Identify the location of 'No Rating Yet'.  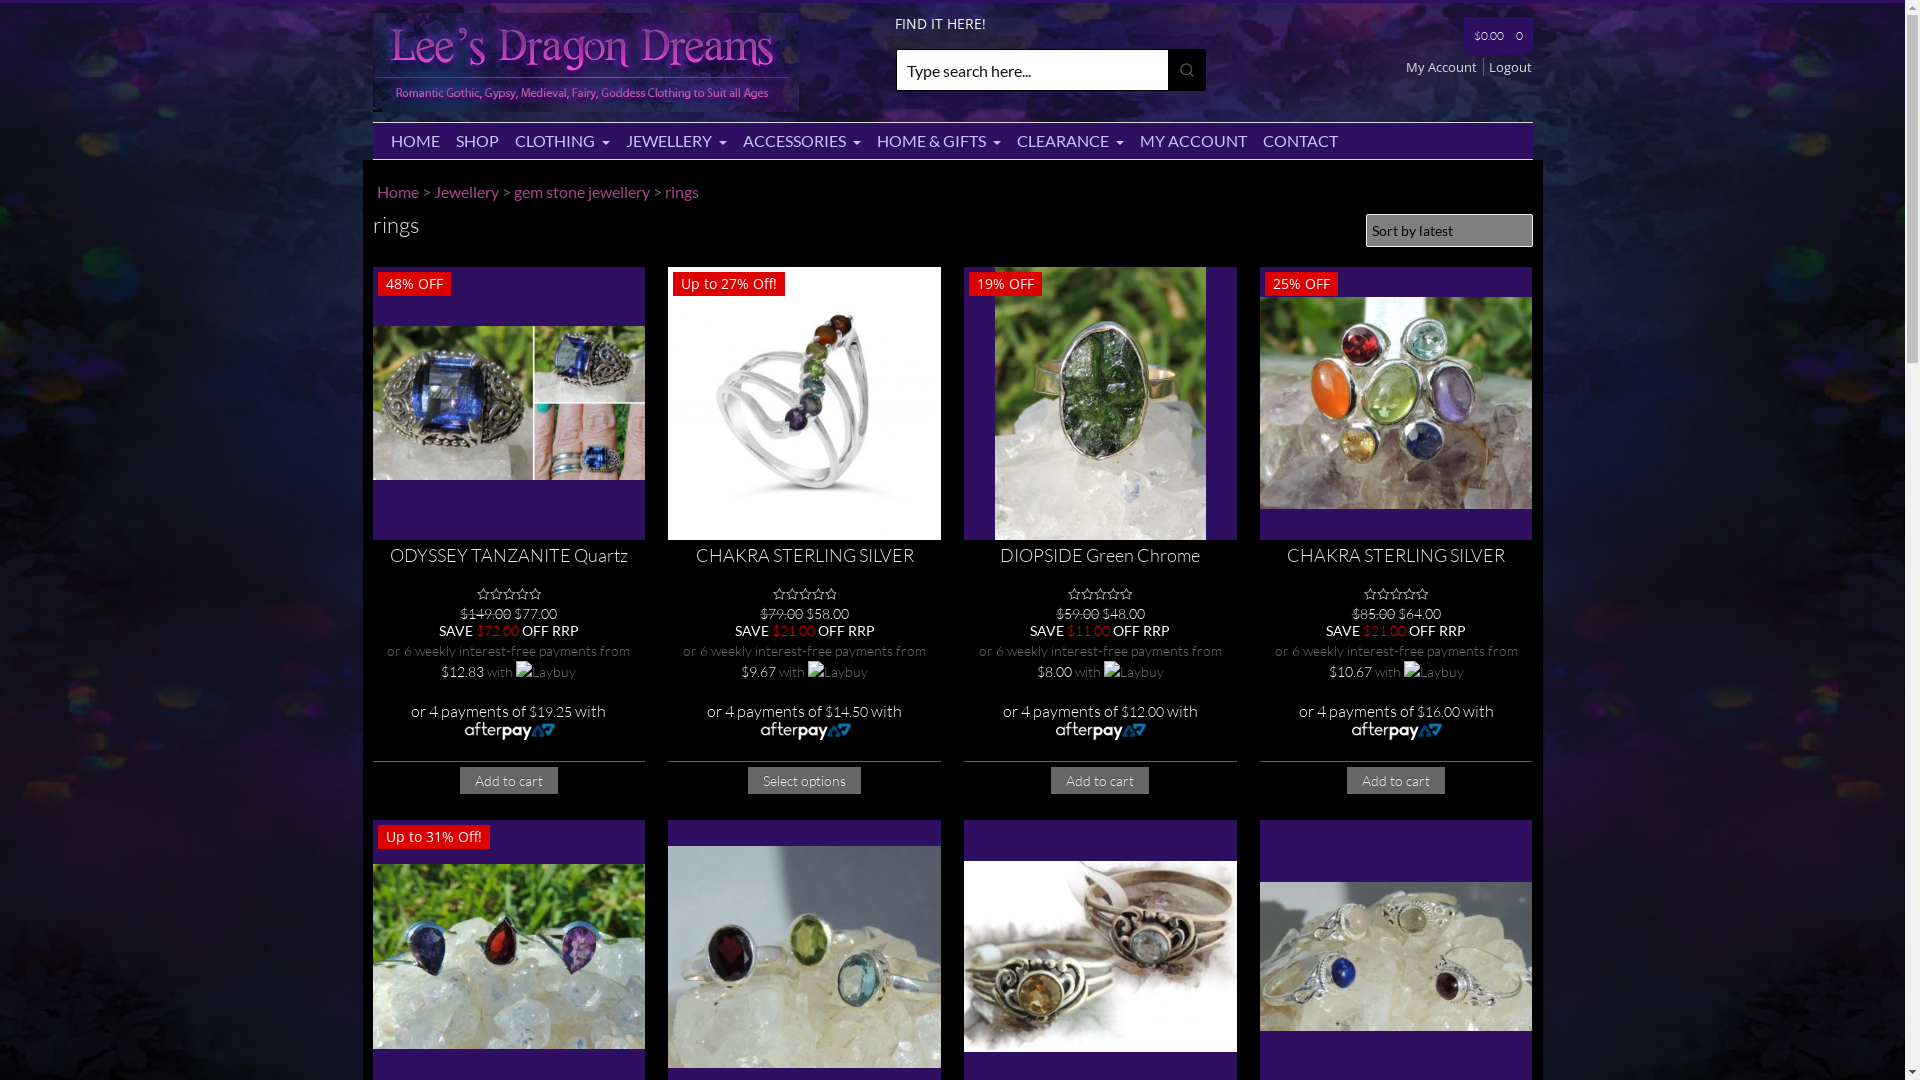
(1395, 593).